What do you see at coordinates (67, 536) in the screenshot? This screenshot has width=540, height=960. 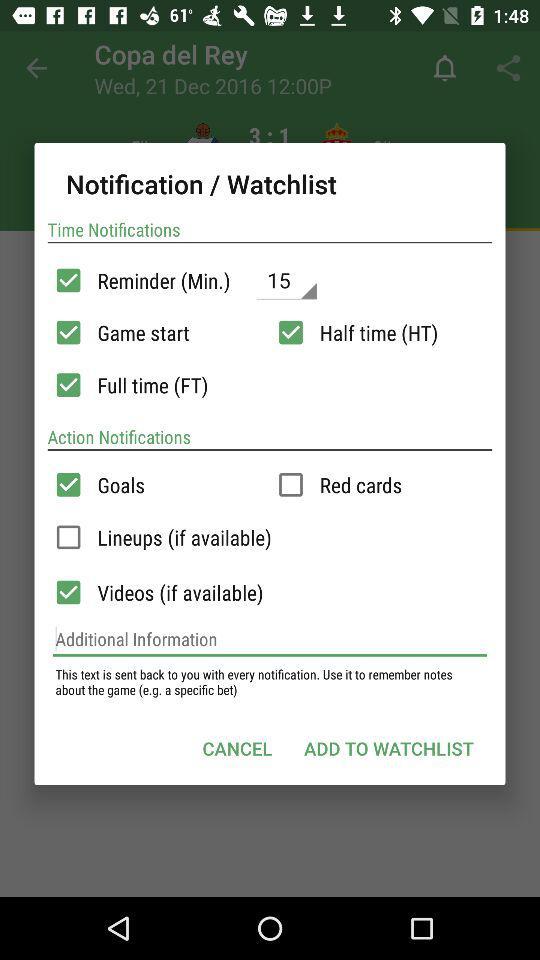 I see `check off this option` at bounding box center [67, 536].